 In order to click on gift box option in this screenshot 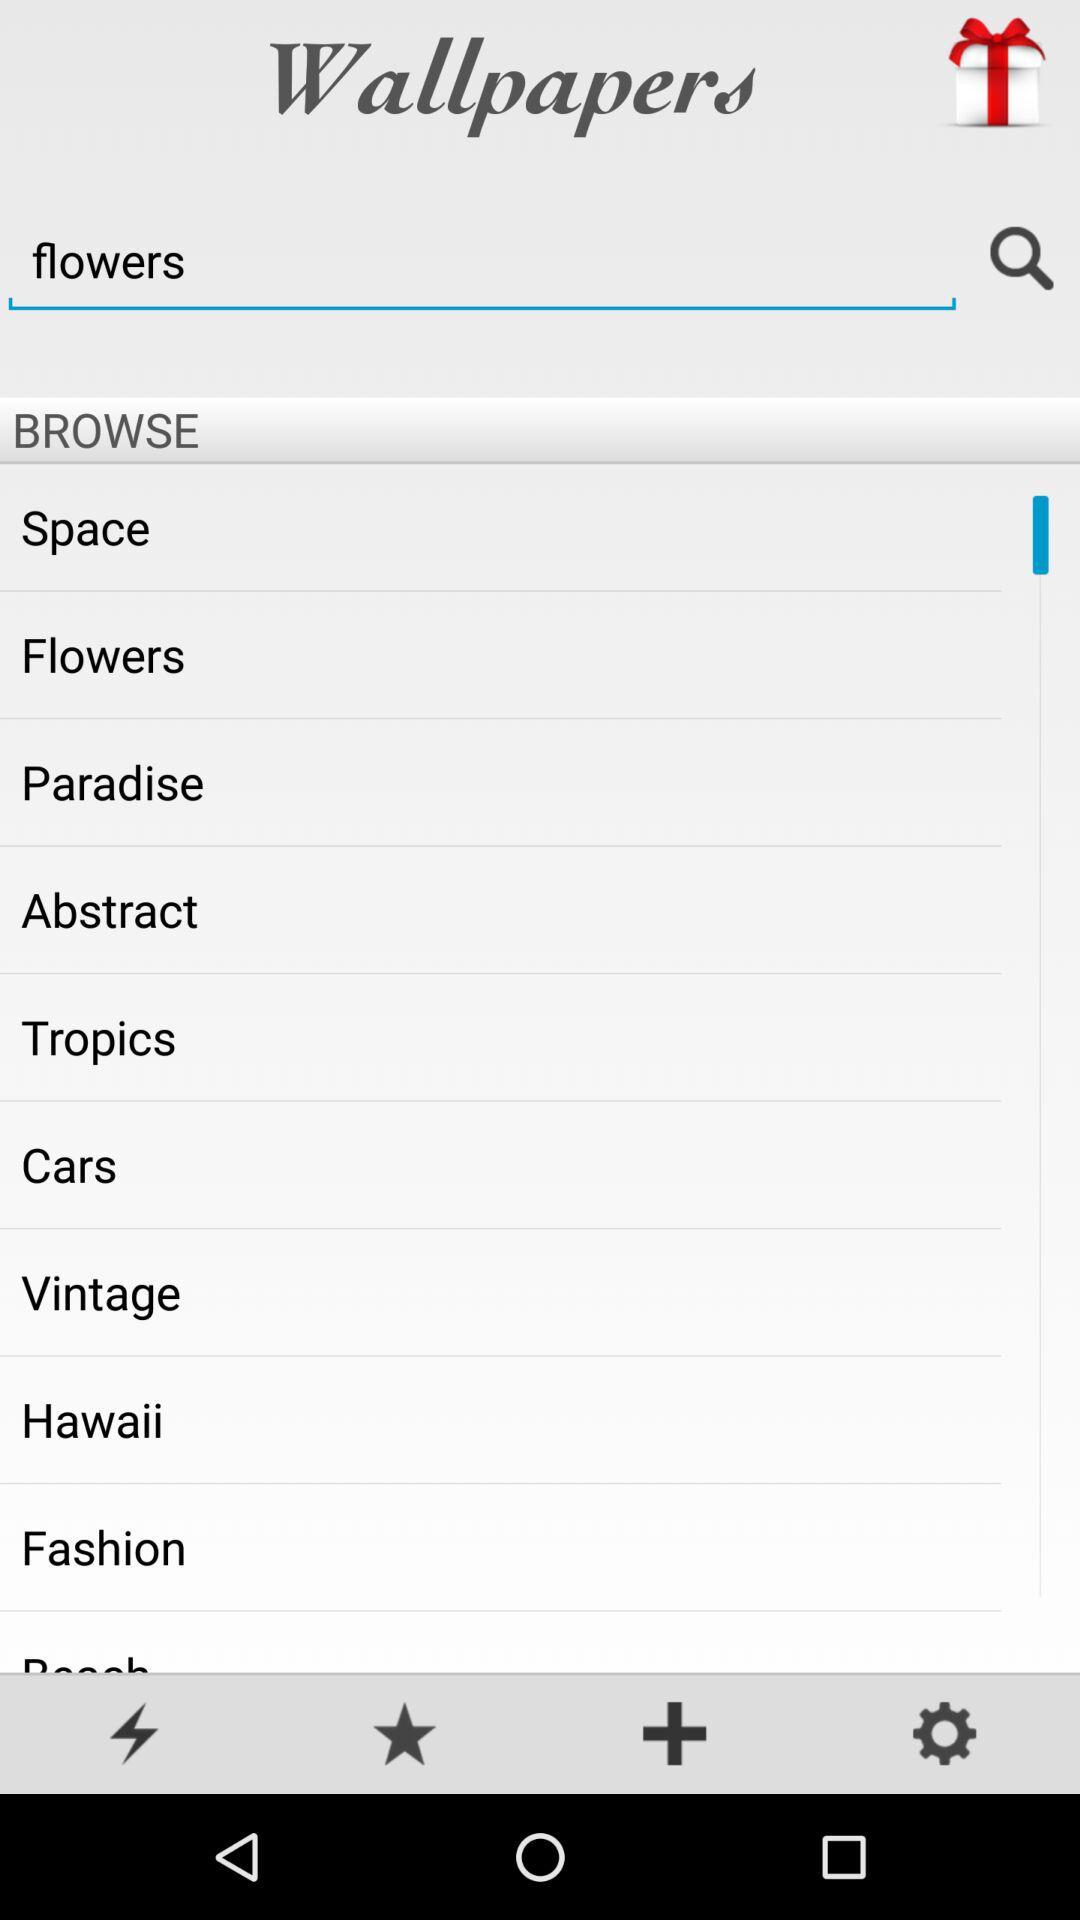, I will do `click(995, 73)`.